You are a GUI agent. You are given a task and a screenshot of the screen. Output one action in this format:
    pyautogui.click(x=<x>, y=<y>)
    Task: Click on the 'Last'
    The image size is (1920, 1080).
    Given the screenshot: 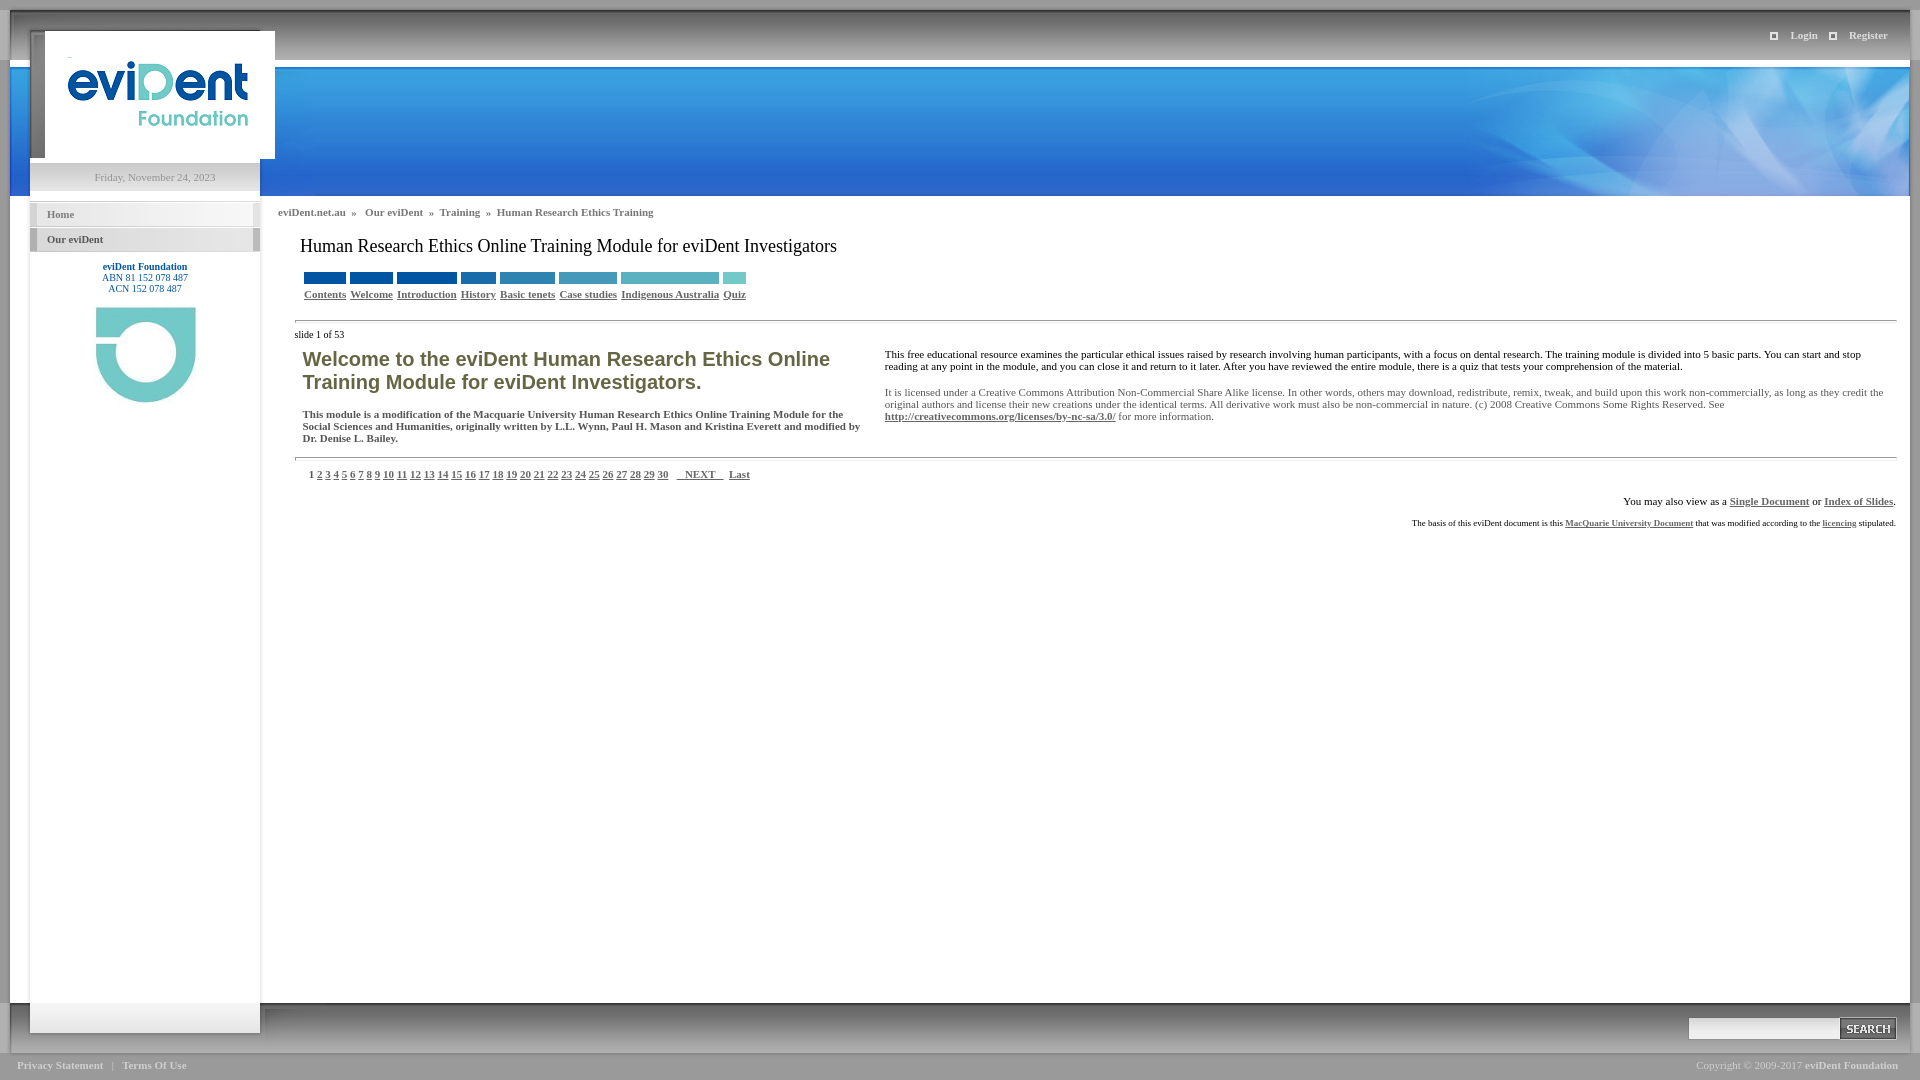 What is the action you would take?
    pyautogui.click(x=738, y=474)
    